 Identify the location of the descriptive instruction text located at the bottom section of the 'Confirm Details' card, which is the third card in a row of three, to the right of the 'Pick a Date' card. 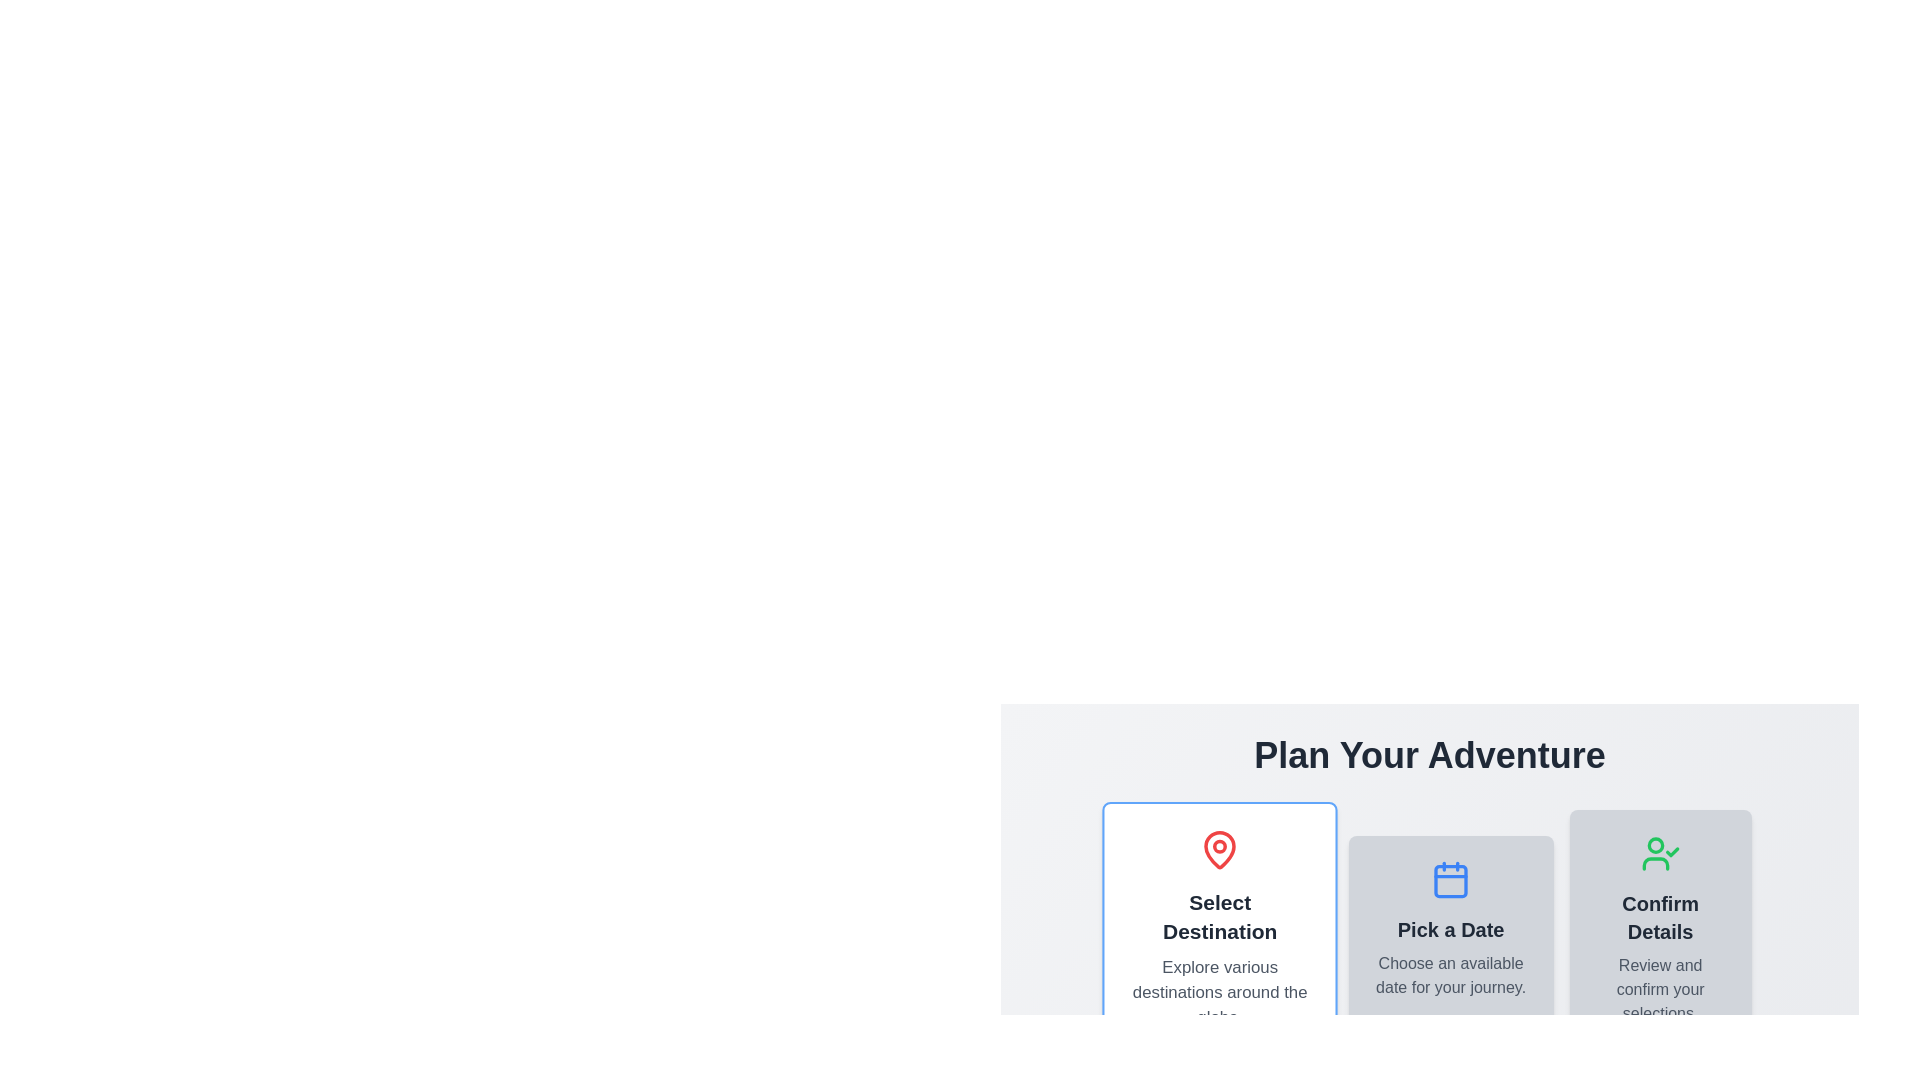
(1660, 990).